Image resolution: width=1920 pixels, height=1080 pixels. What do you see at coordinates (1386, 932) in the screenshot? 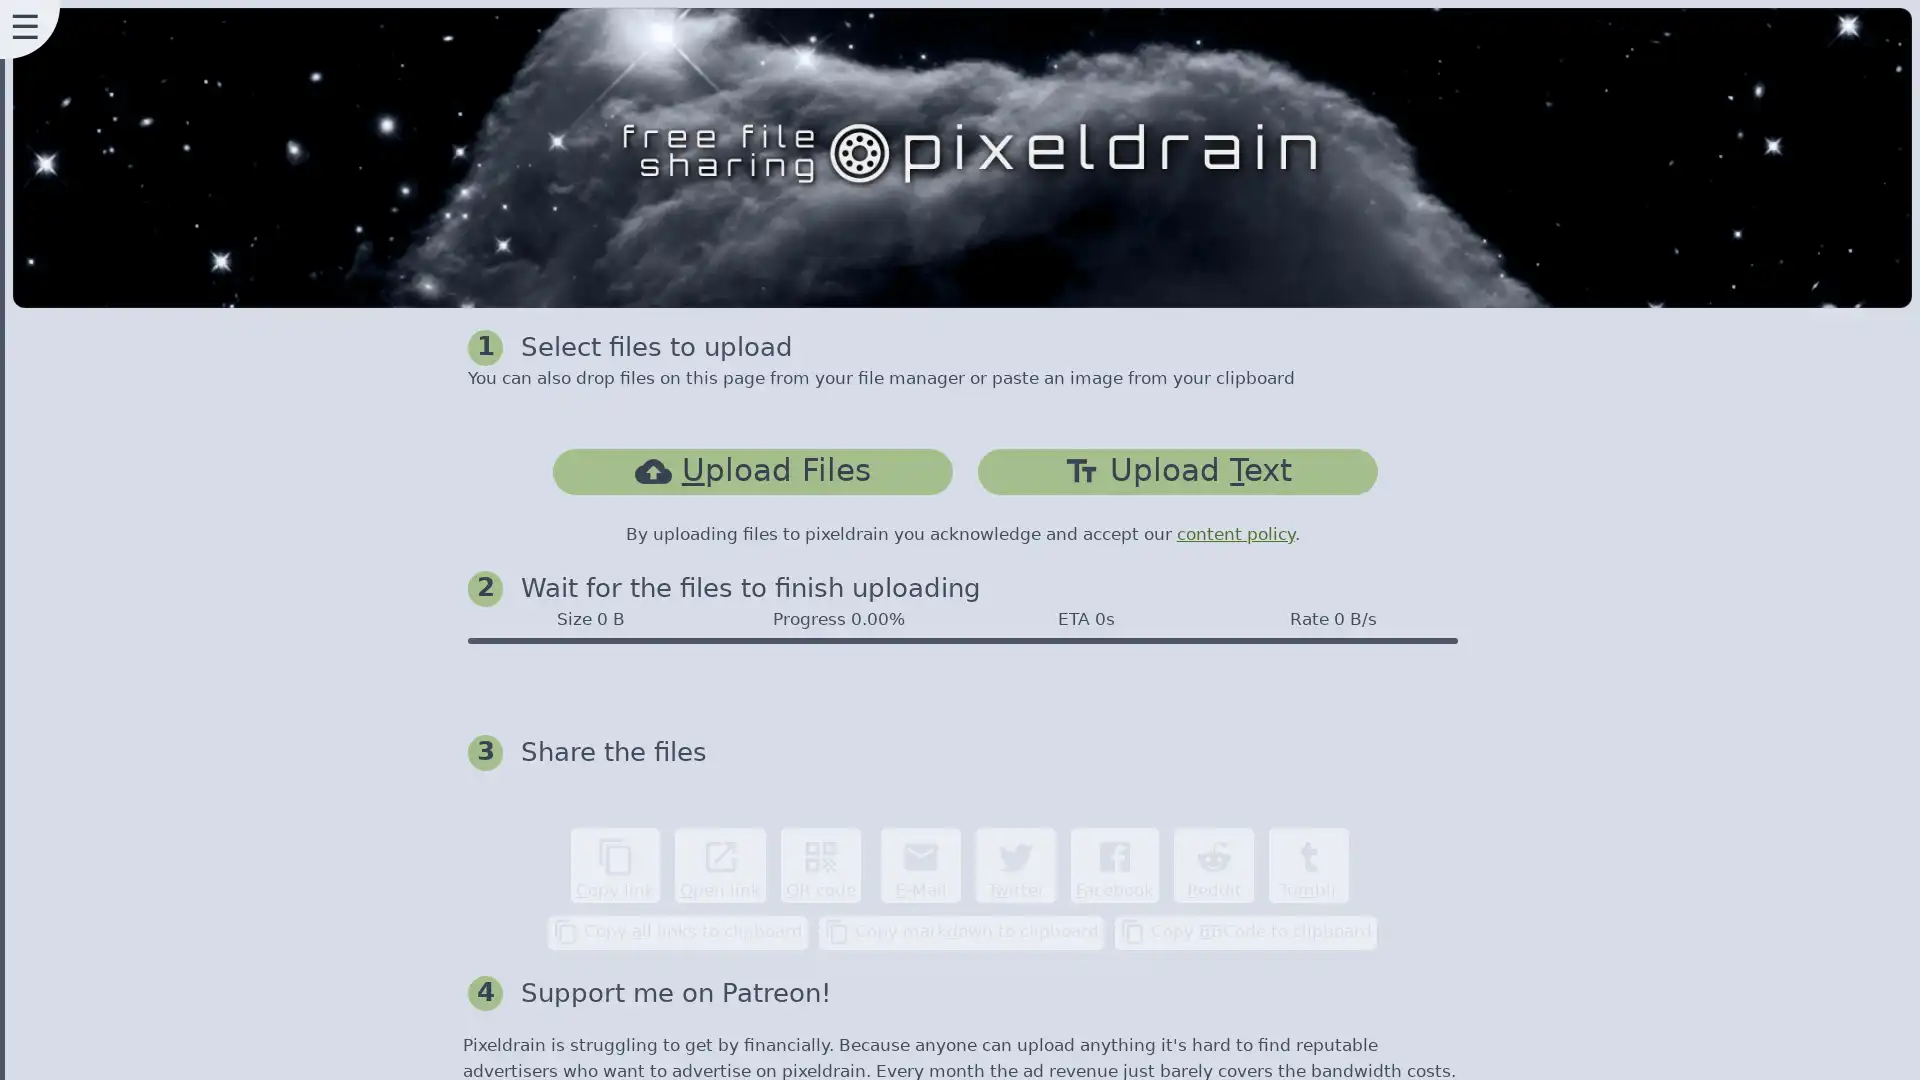
I see `content_copy Copy BBCode to clipboard` at bounding box center [1386, 932].